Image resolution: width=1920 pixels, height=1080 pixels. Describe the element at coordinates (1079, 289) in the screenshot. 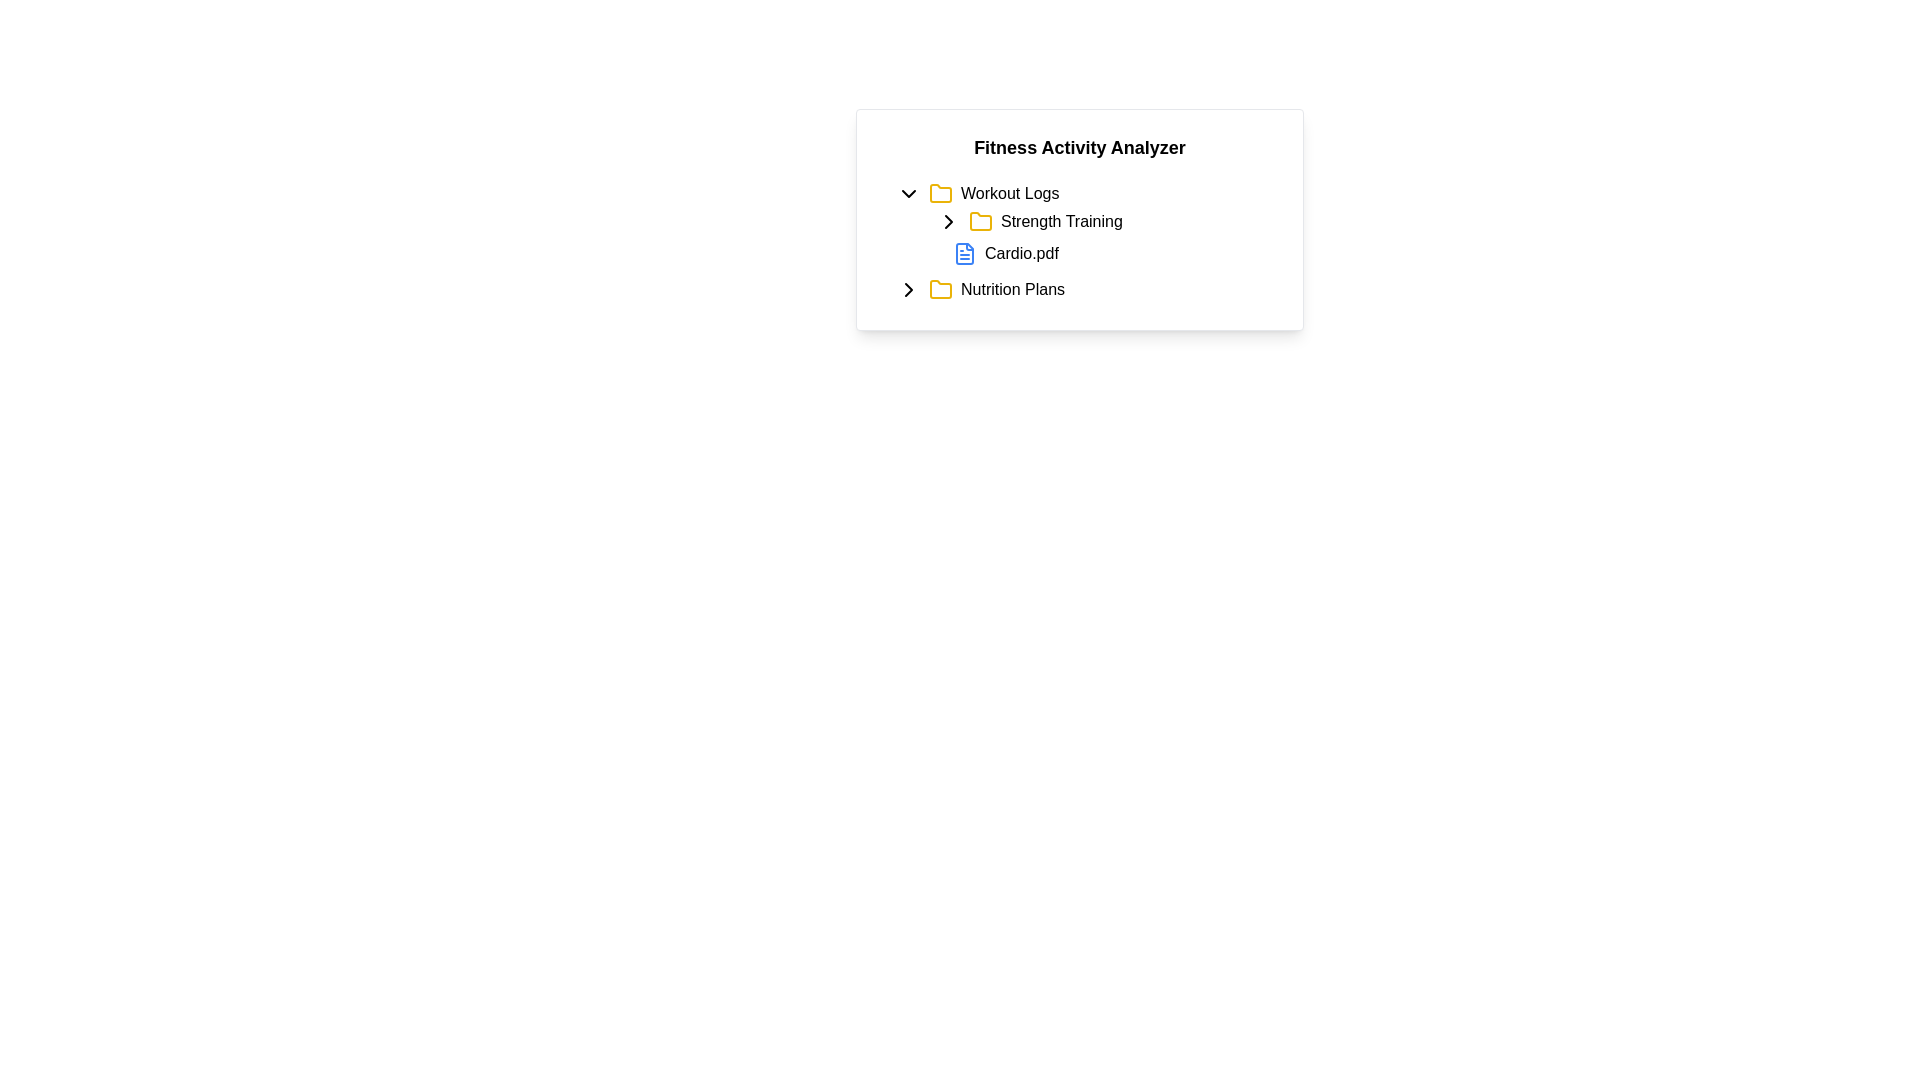

I see `the last list item labeled 'Nutrition Plans', which represents a selectable entry in a vertical list of categories or files` at that location.